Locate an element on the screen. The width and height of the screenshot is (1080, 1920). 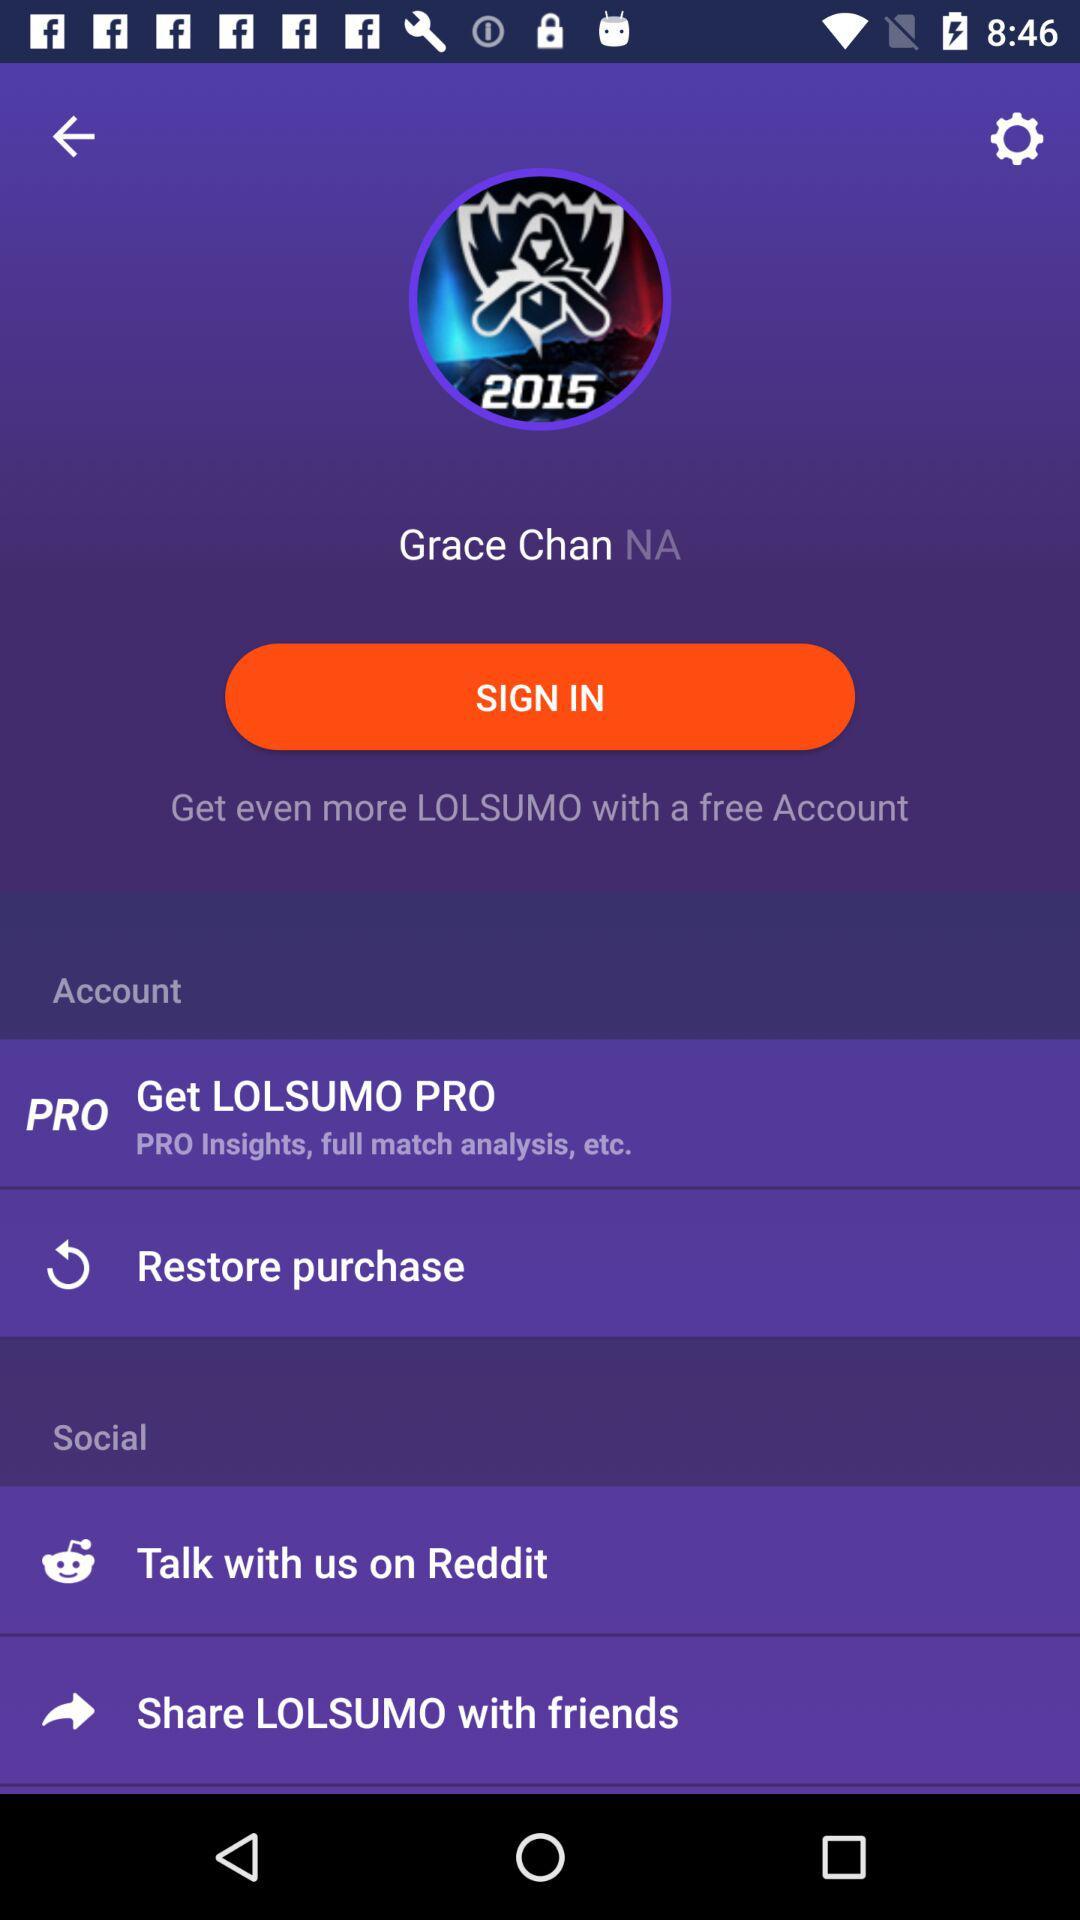
item below grace chan icon is located at coordinates (540, 696).